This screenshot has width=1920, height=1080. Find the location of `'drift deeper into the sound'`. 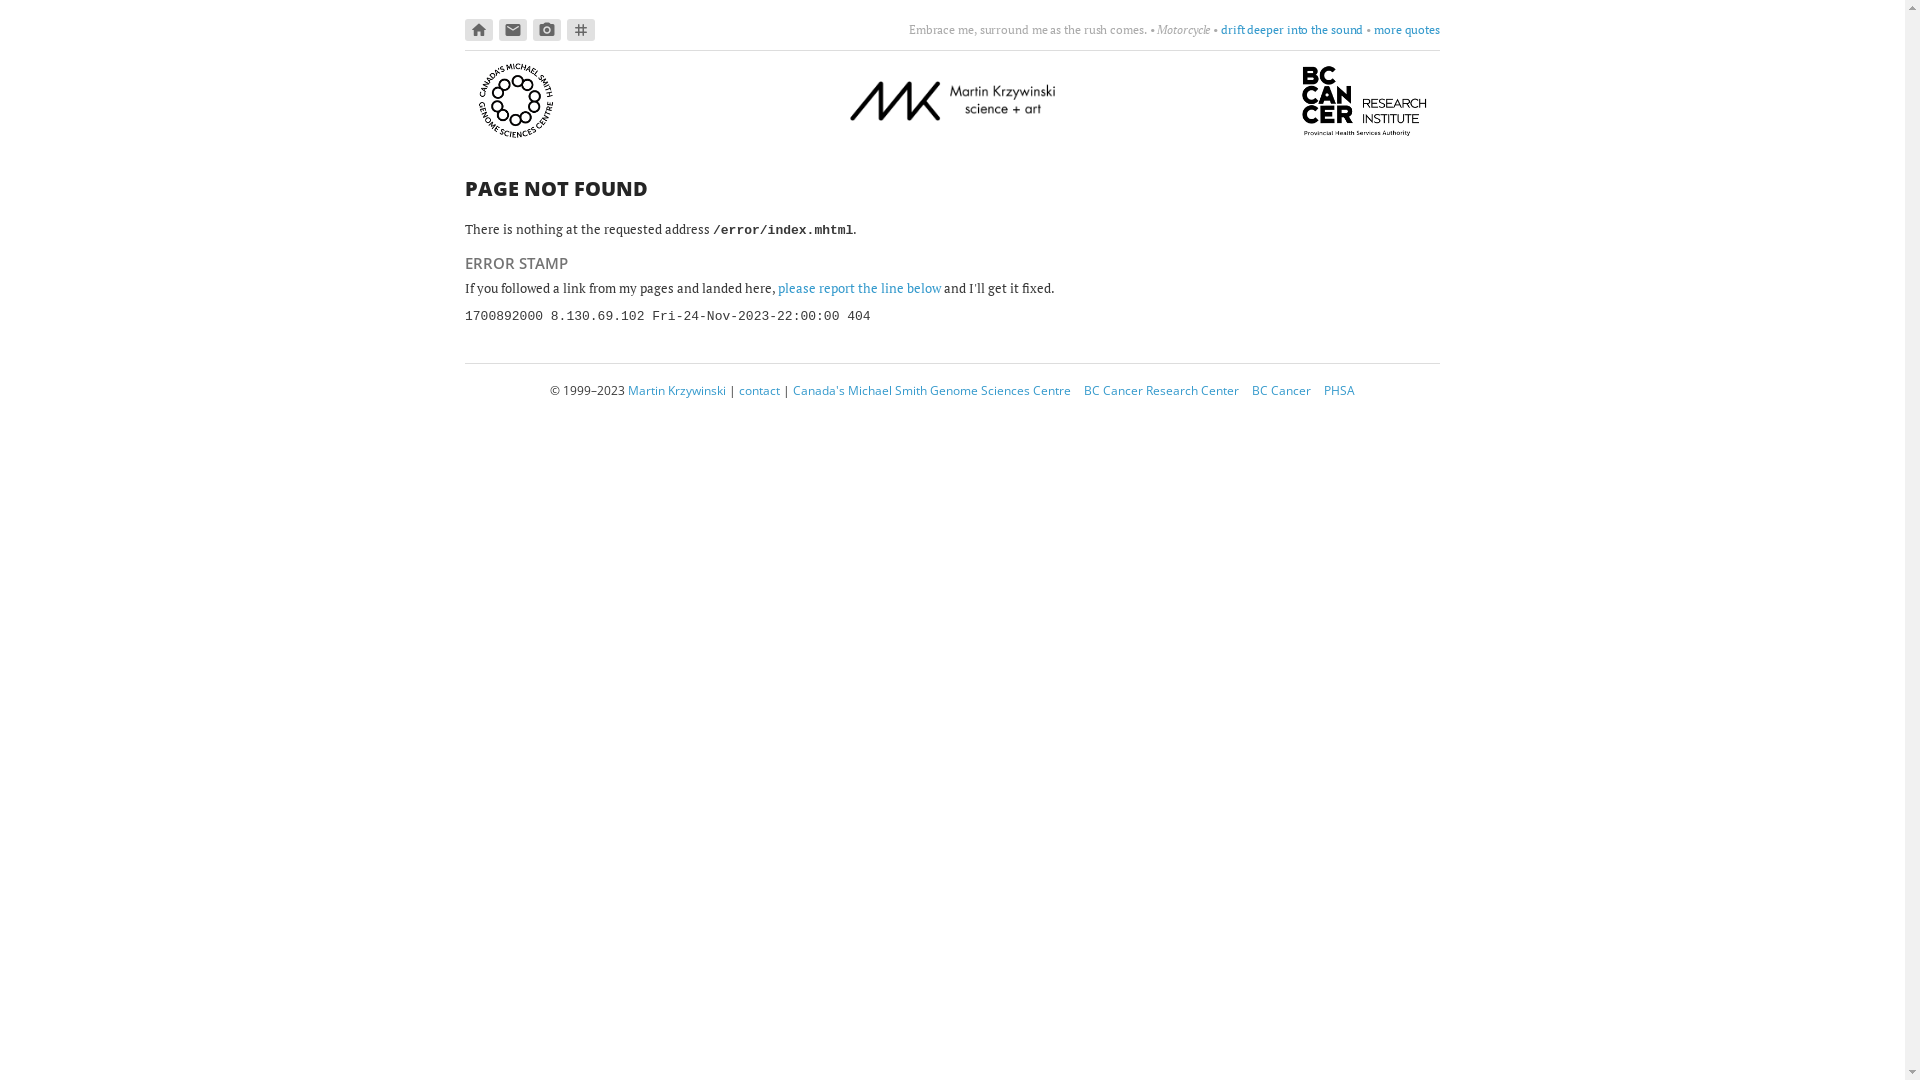

'drift deeper into the sound' is located at coordinates (1291, 29).